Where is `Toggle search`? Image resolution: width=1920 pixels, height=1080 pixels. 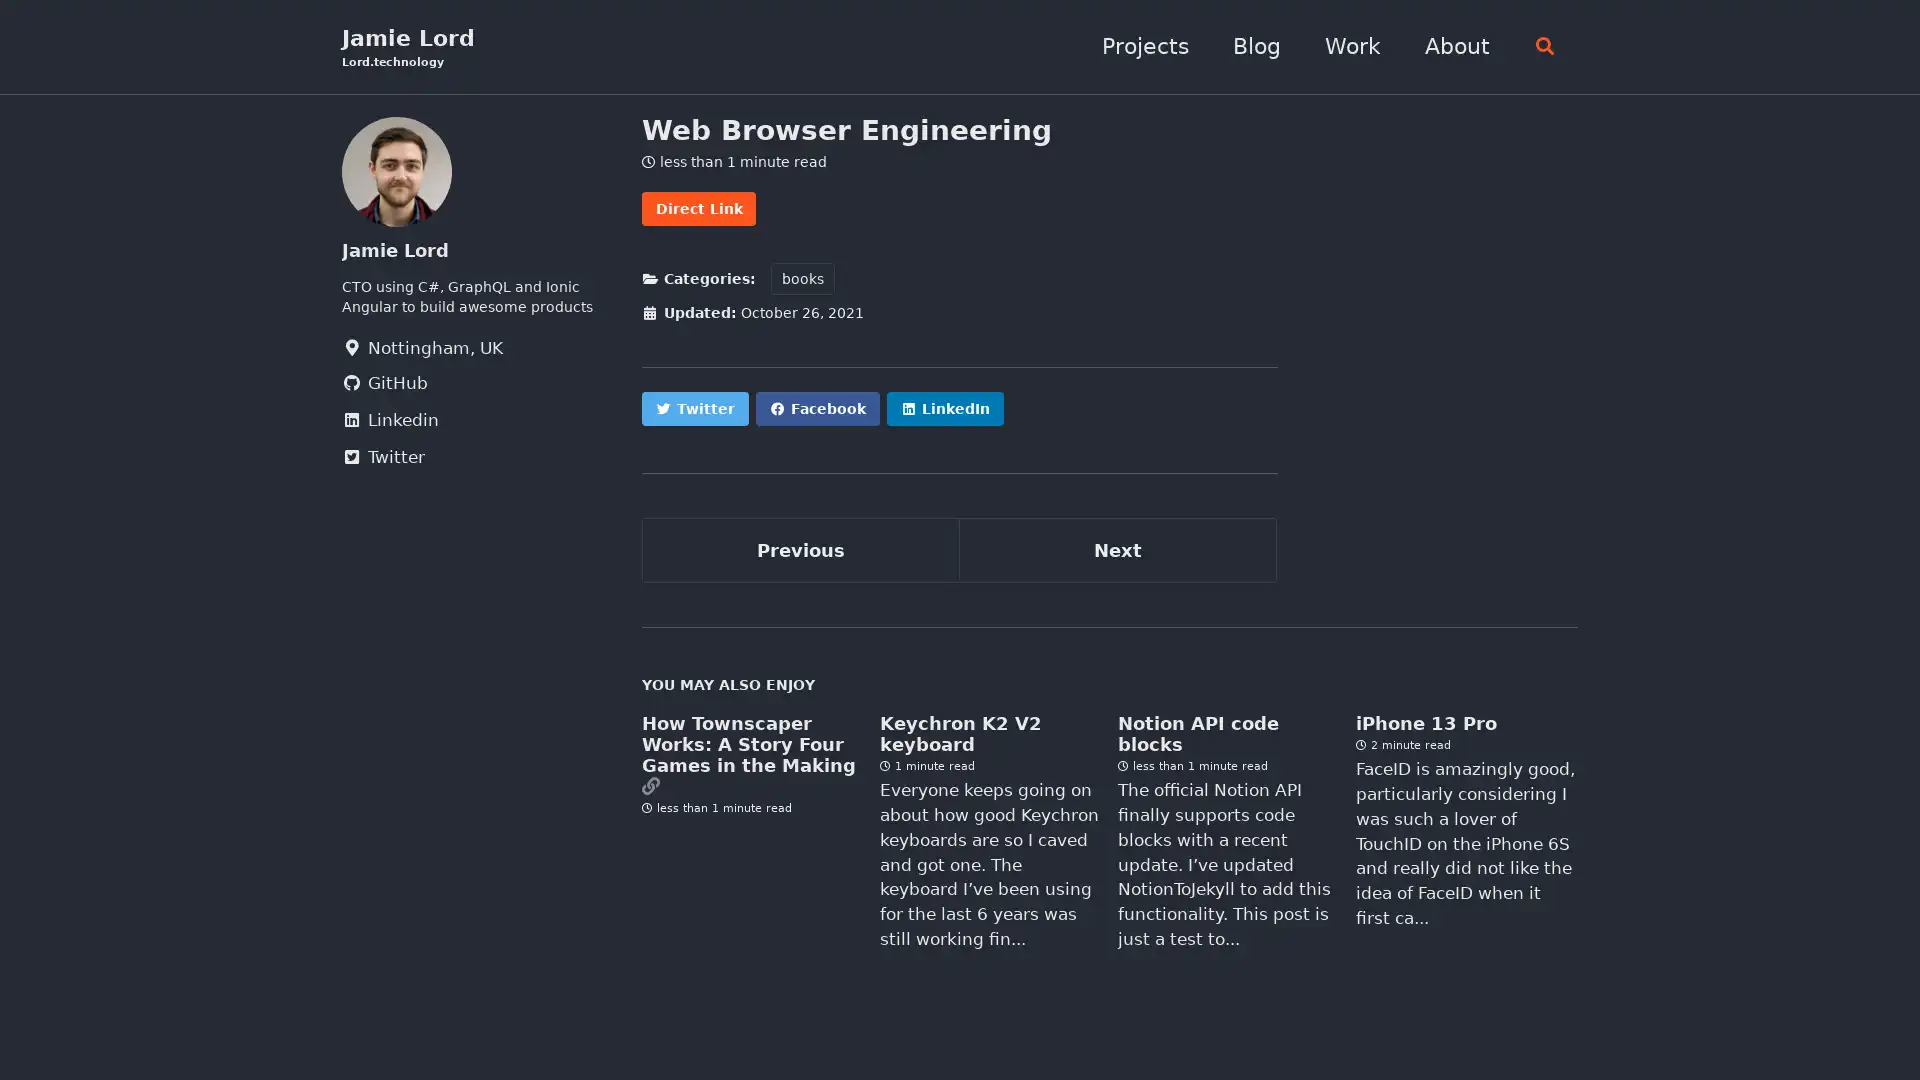 Toggle search is located at coordinates (1538, 46).